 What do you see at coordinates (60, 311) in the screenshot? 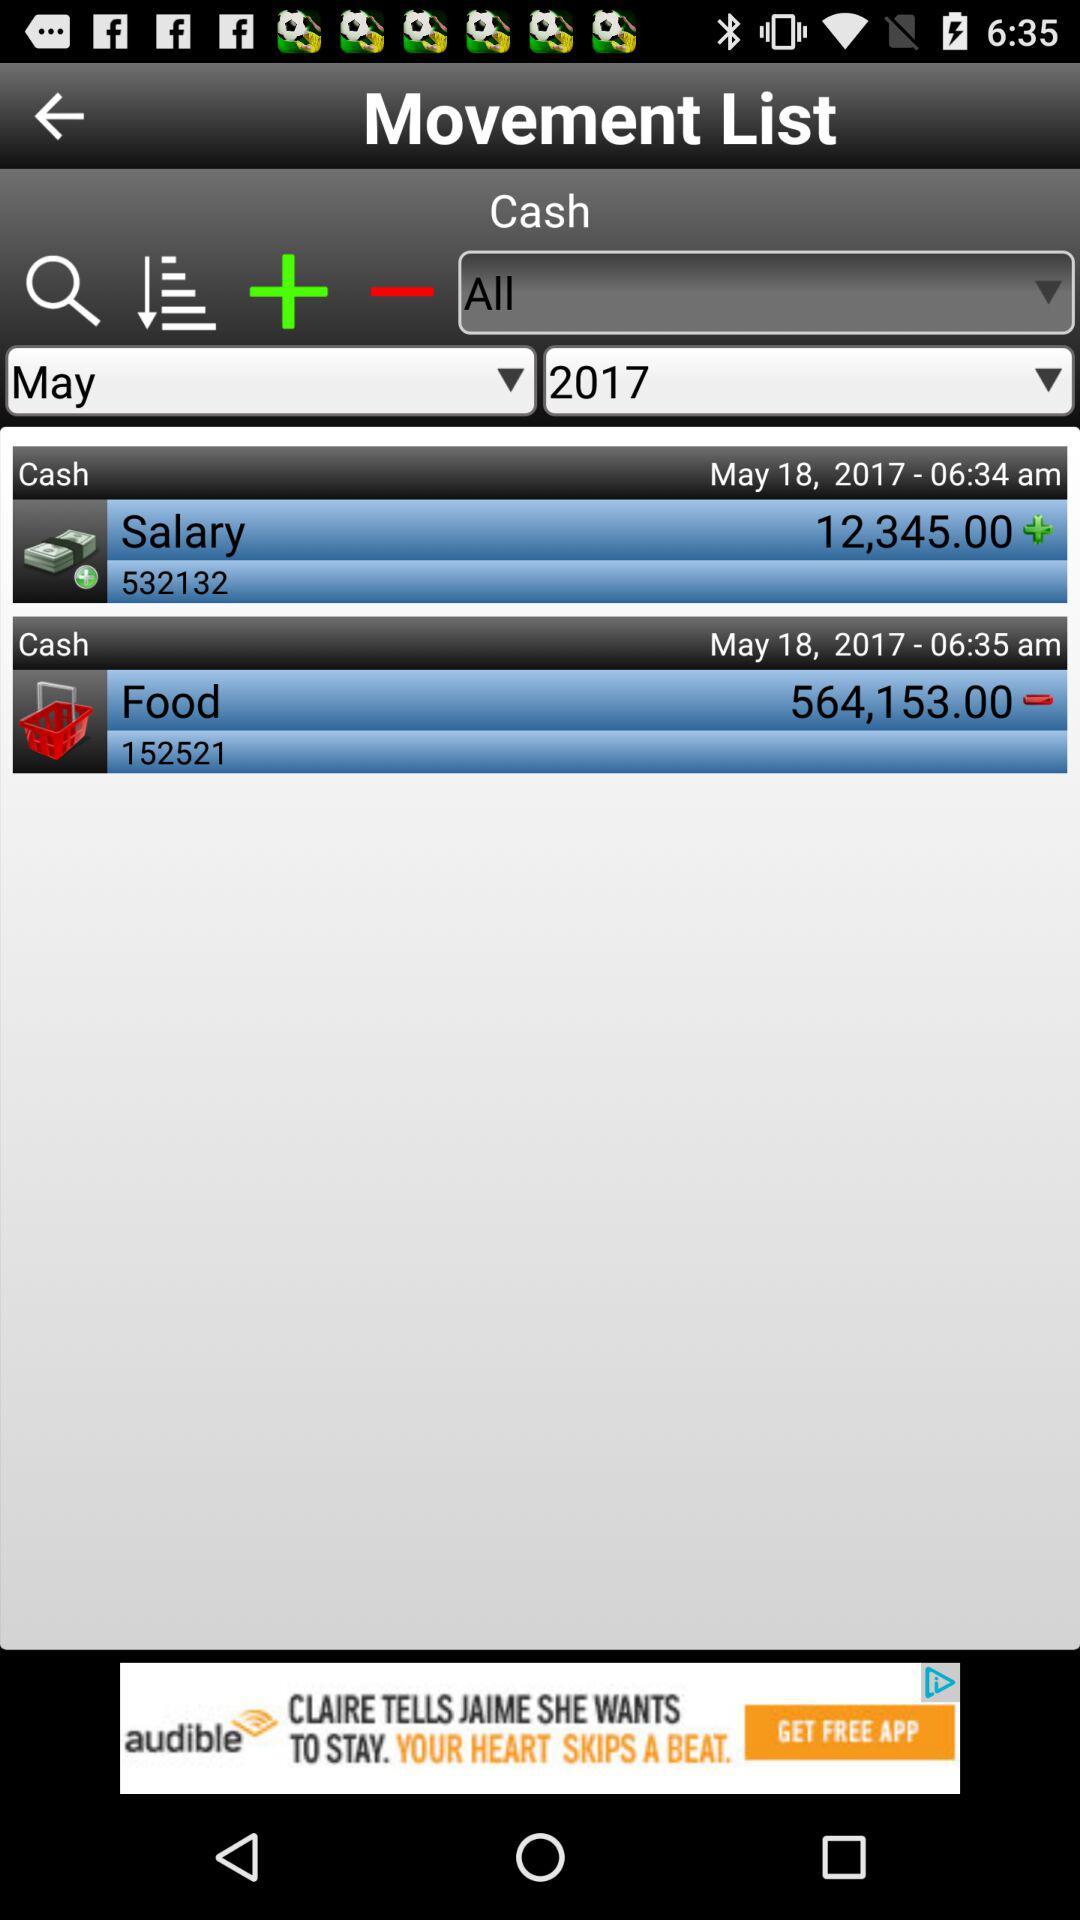
I see `the search icon` at bounding box center [60, 311].